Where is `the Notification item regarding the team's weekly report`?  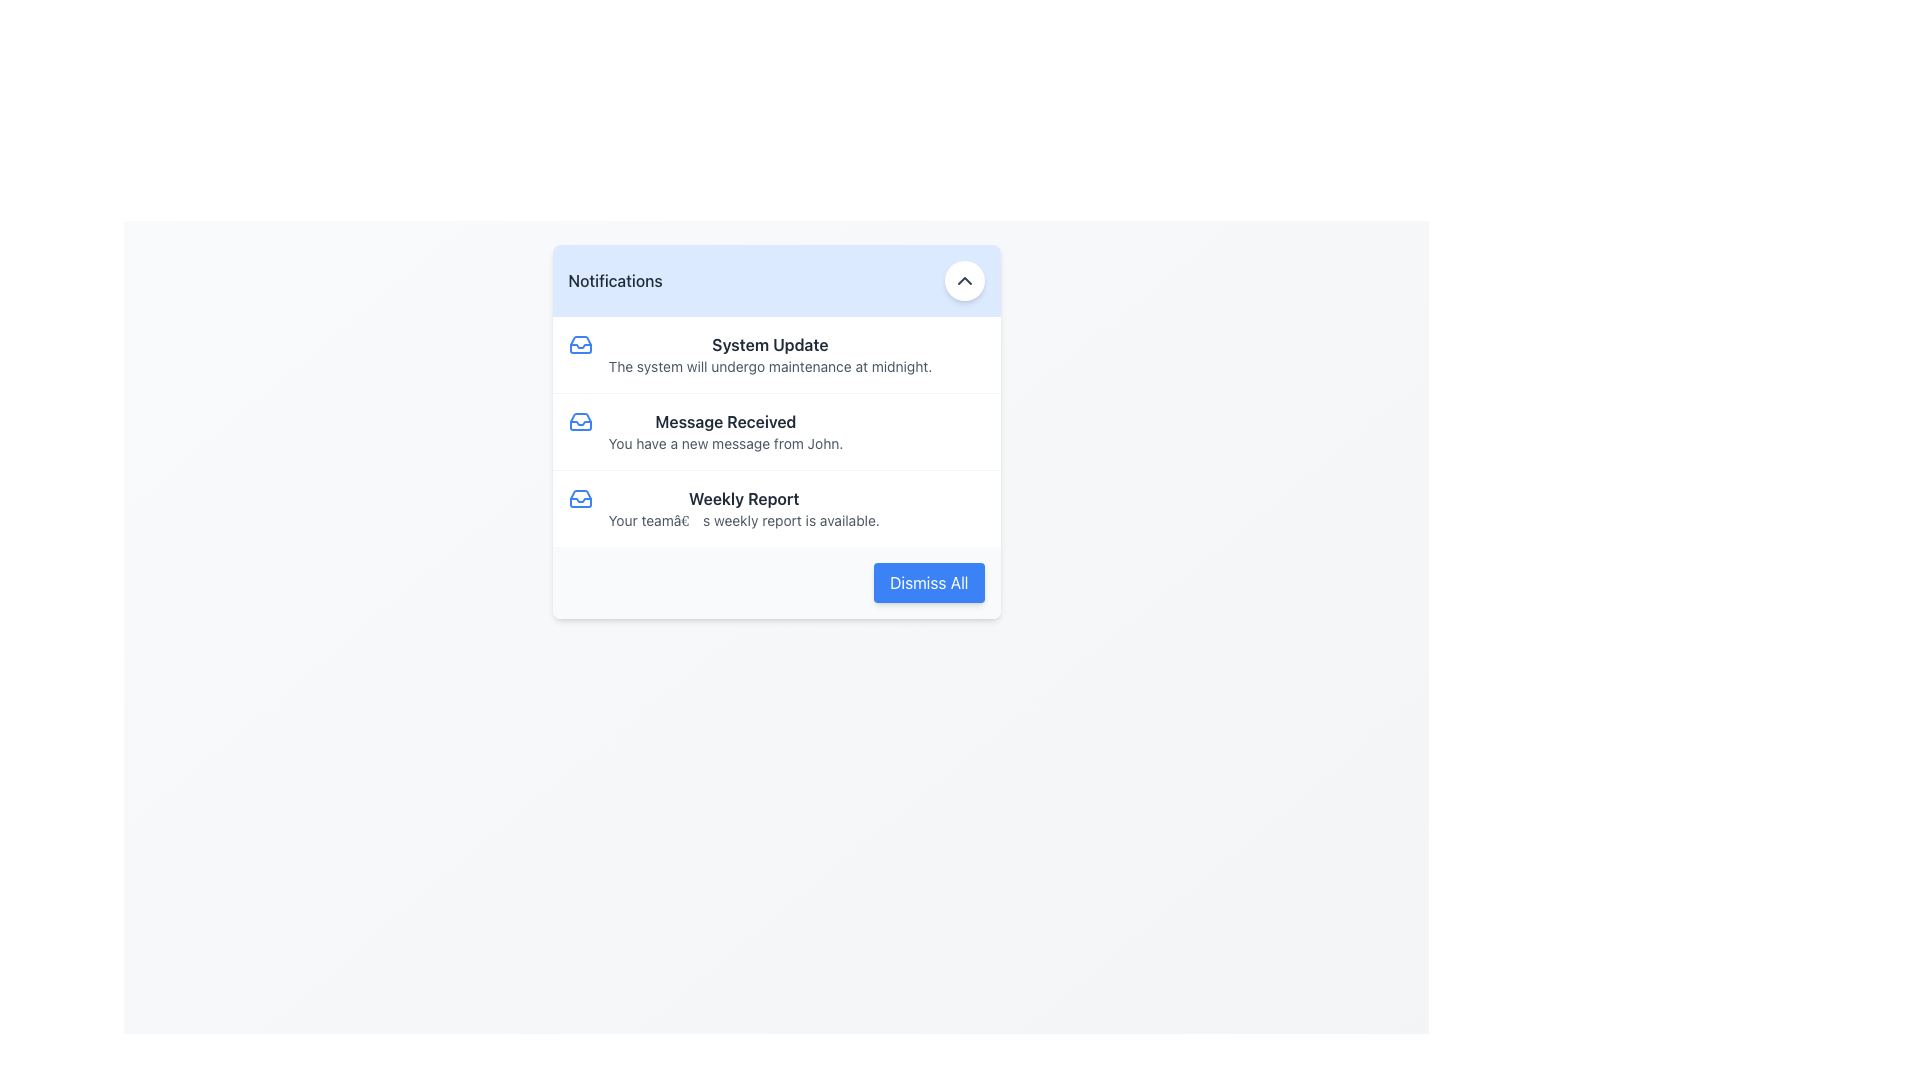
the Notification item regarding the team's weekly report is located at coordinates (775, 507).